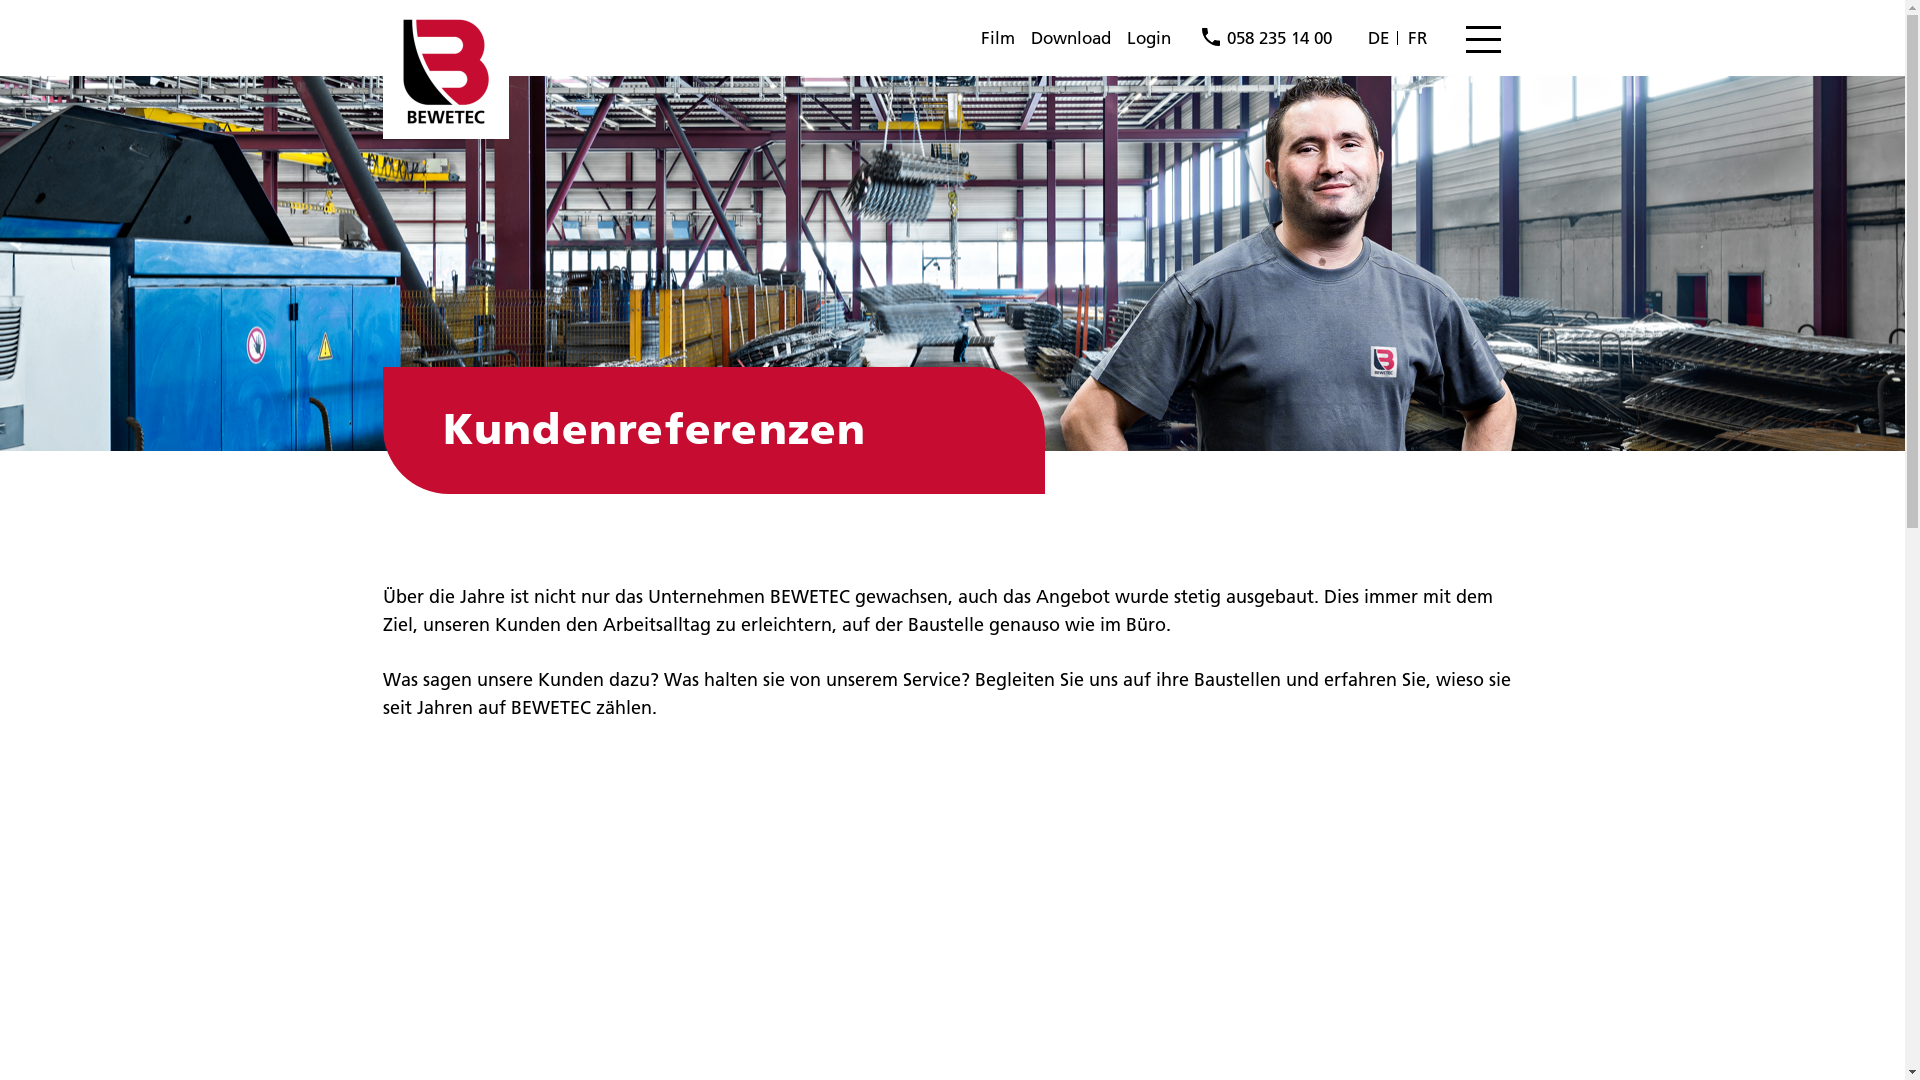 The height and width of the screenshot is (1080, 1920). What do you see at coordinates (998, 38) in the screenshot?
I see `'Film'` at bounding box center [998, 38].